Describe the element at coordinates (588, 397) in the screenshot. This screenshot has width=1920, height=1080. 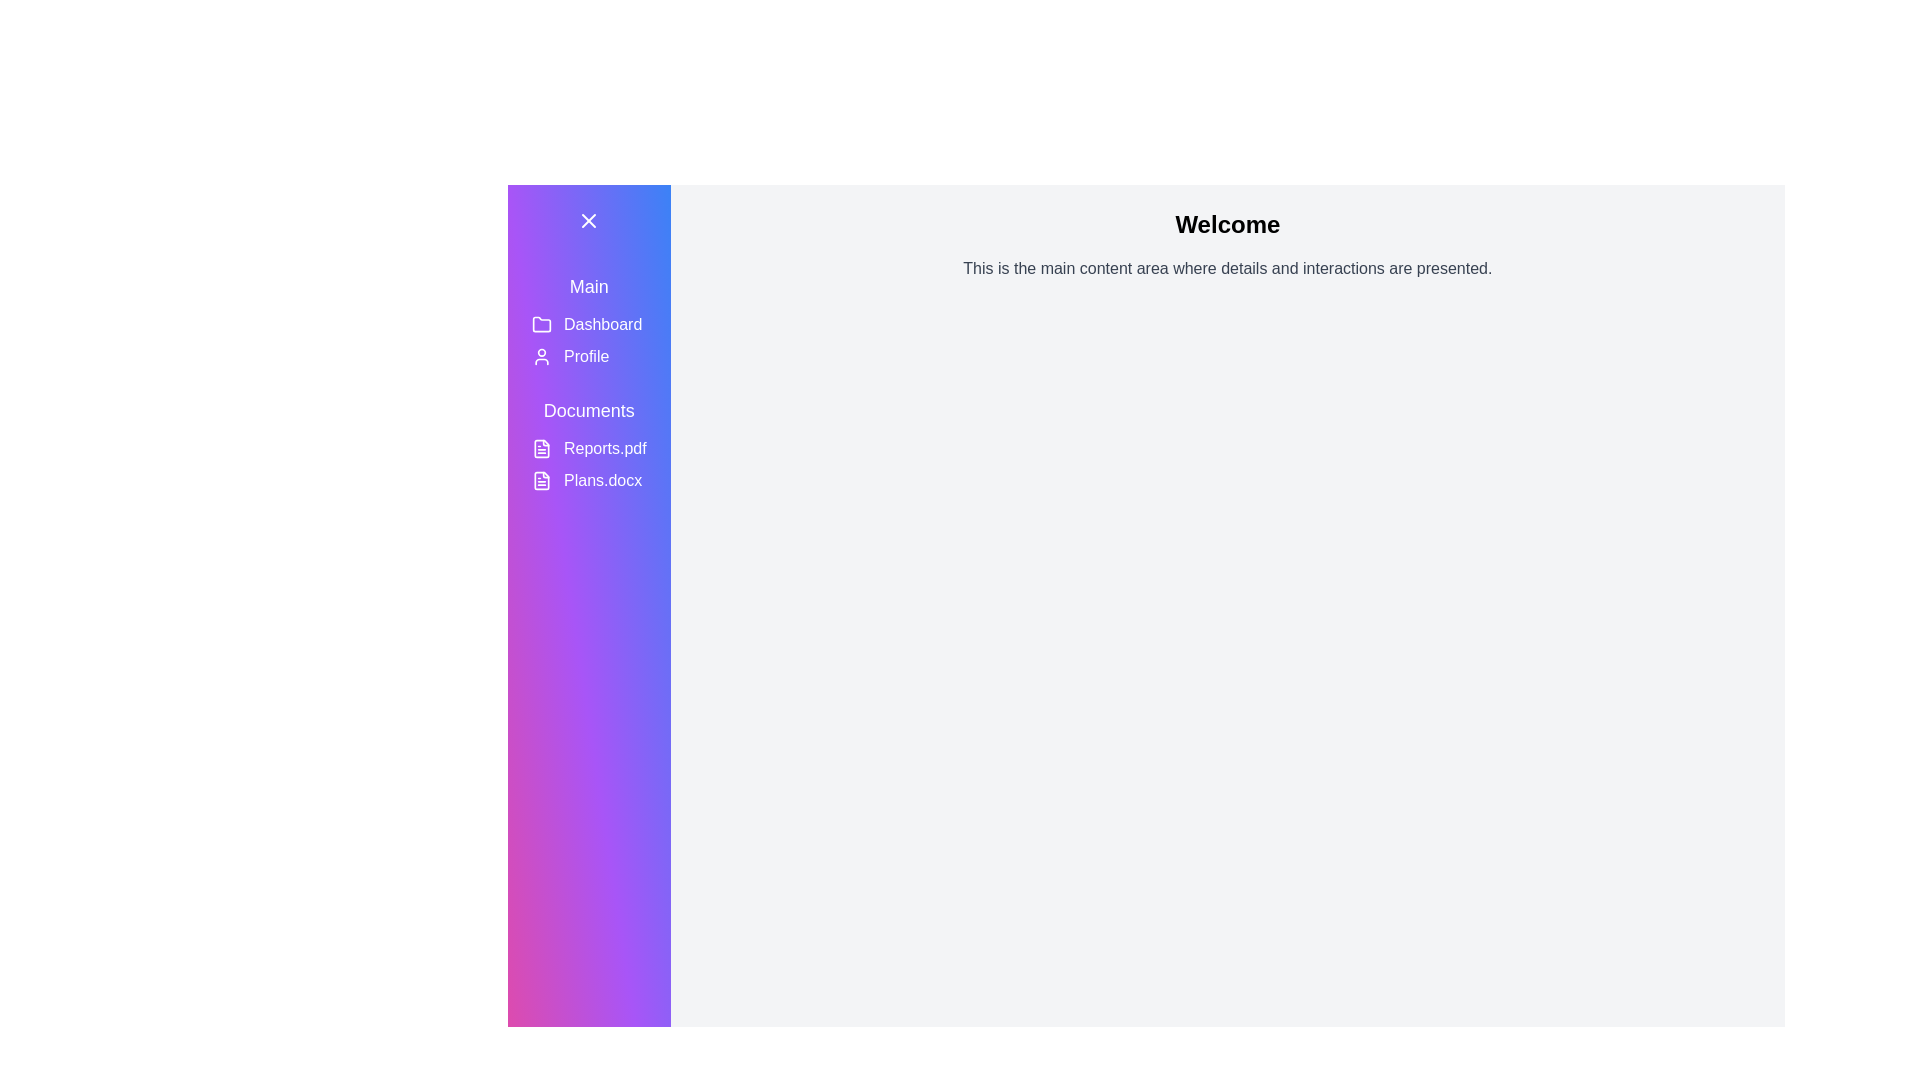
I see `section heading Text label located in the vertical navigation menu, positioned below the 'Profile' entry and above 'Reports.pdf' and 'Plans.docx'` at that location.